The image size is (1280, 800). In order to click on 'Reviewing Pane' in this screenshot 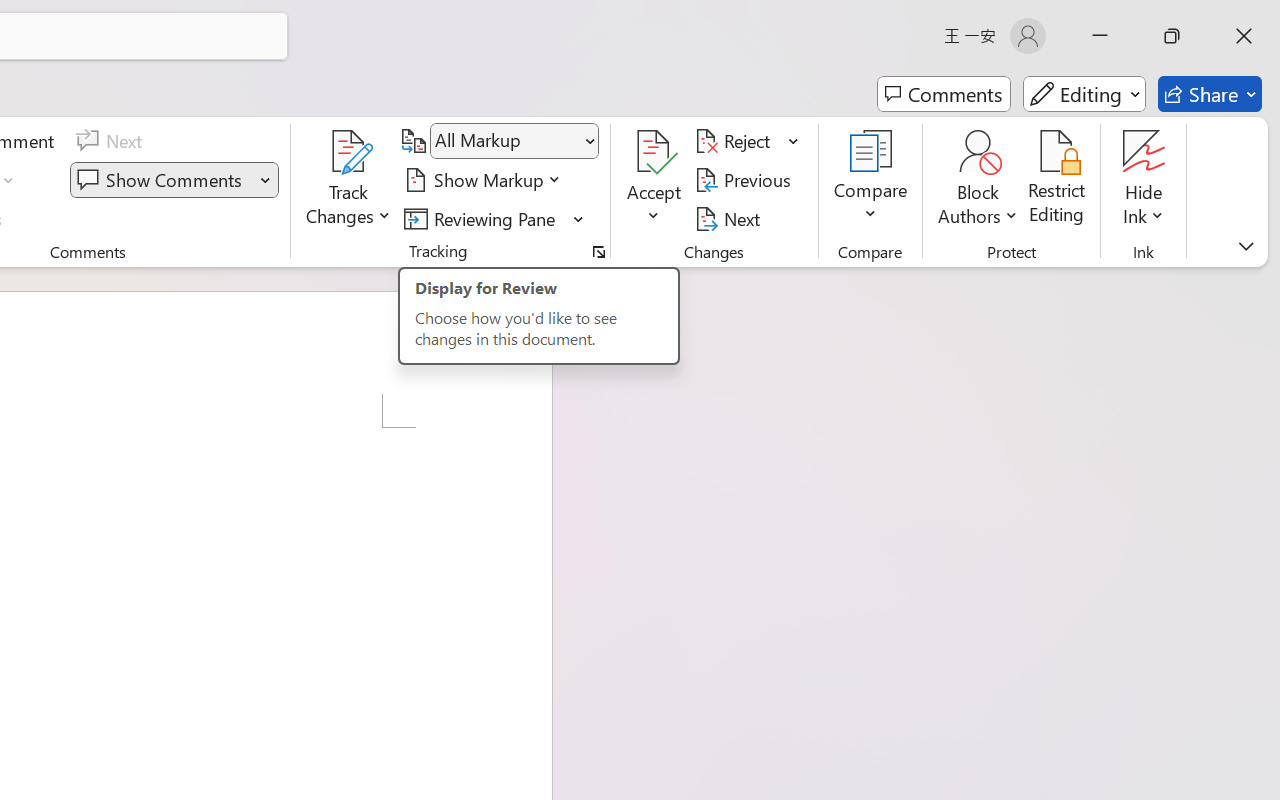, I will do `click(483, 218)`.